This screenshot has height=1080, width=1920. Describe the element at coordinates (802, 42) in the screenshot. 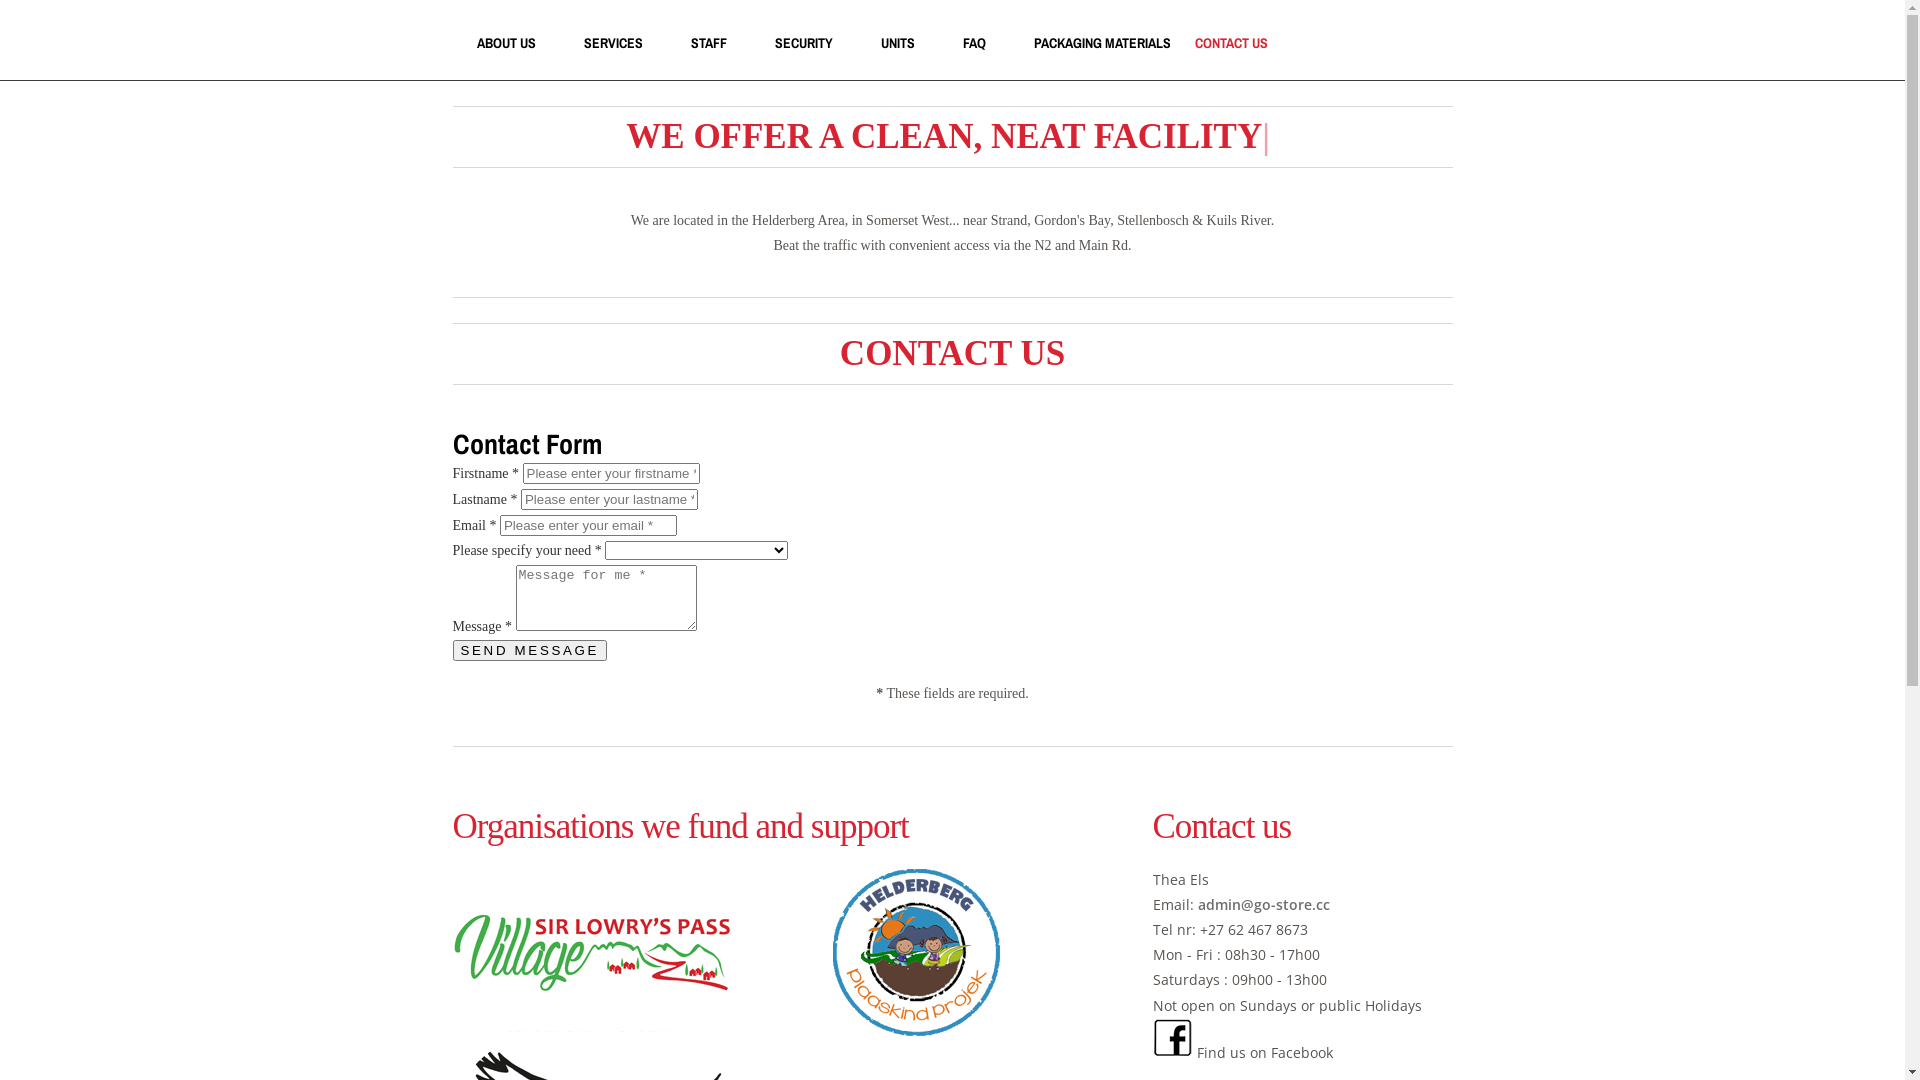

I see `'SECURITY'` at that location.